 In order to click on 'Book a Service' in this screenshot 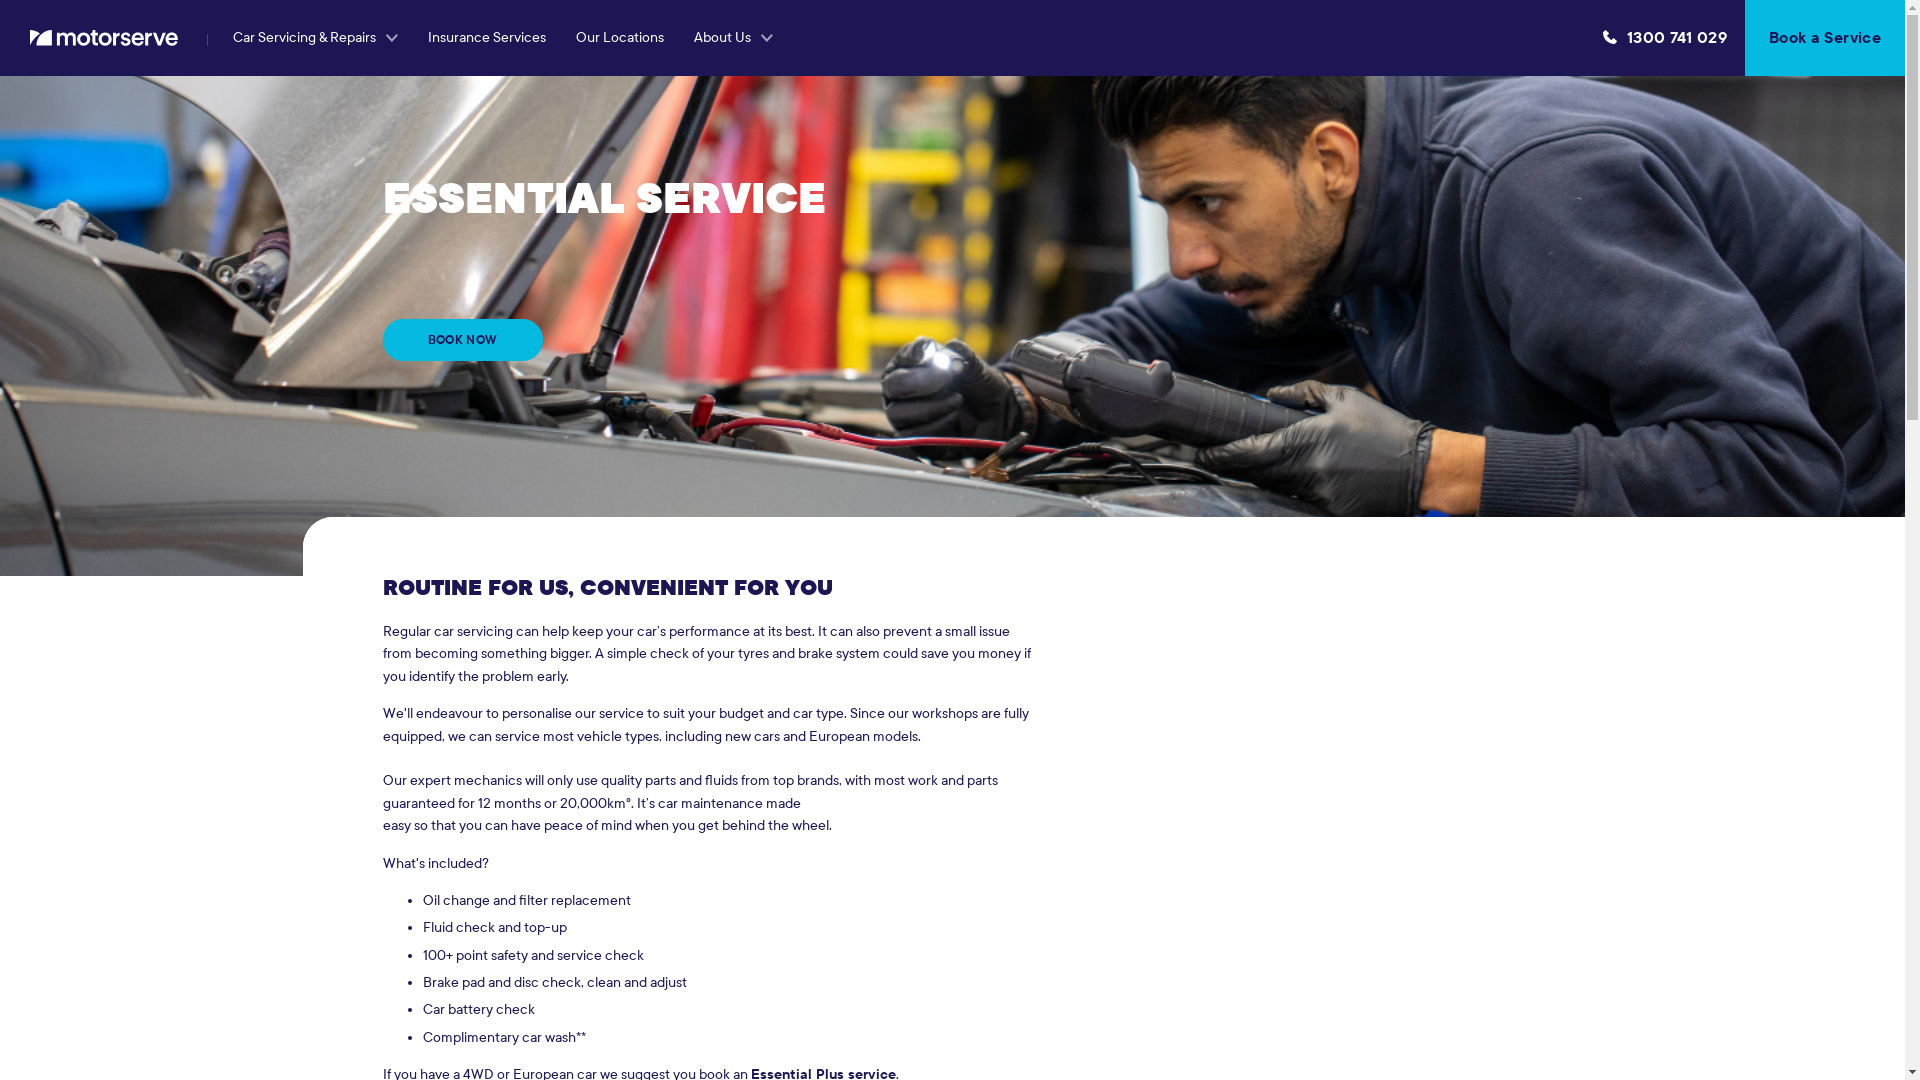, I will do `click(1824, 38)`.